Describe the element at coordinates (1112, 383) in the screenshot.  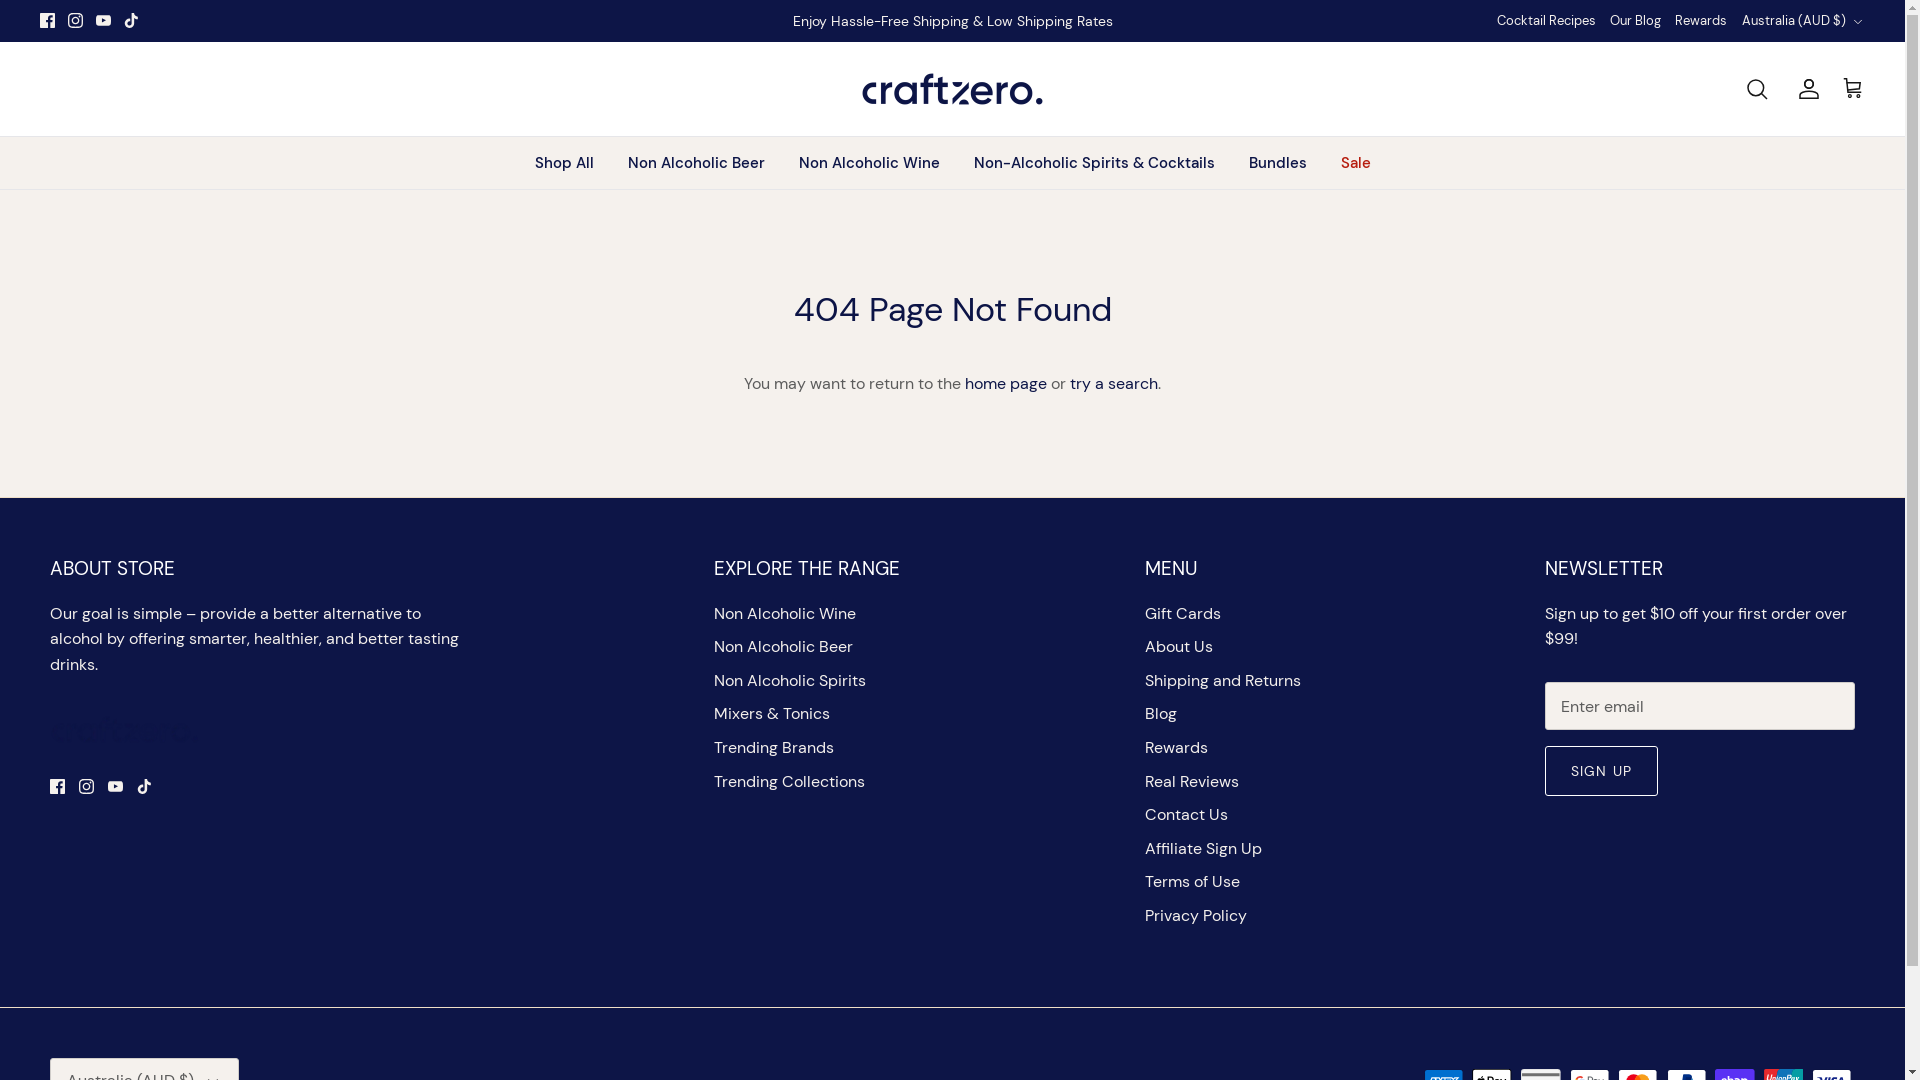
I see `'try a search'` at that location.